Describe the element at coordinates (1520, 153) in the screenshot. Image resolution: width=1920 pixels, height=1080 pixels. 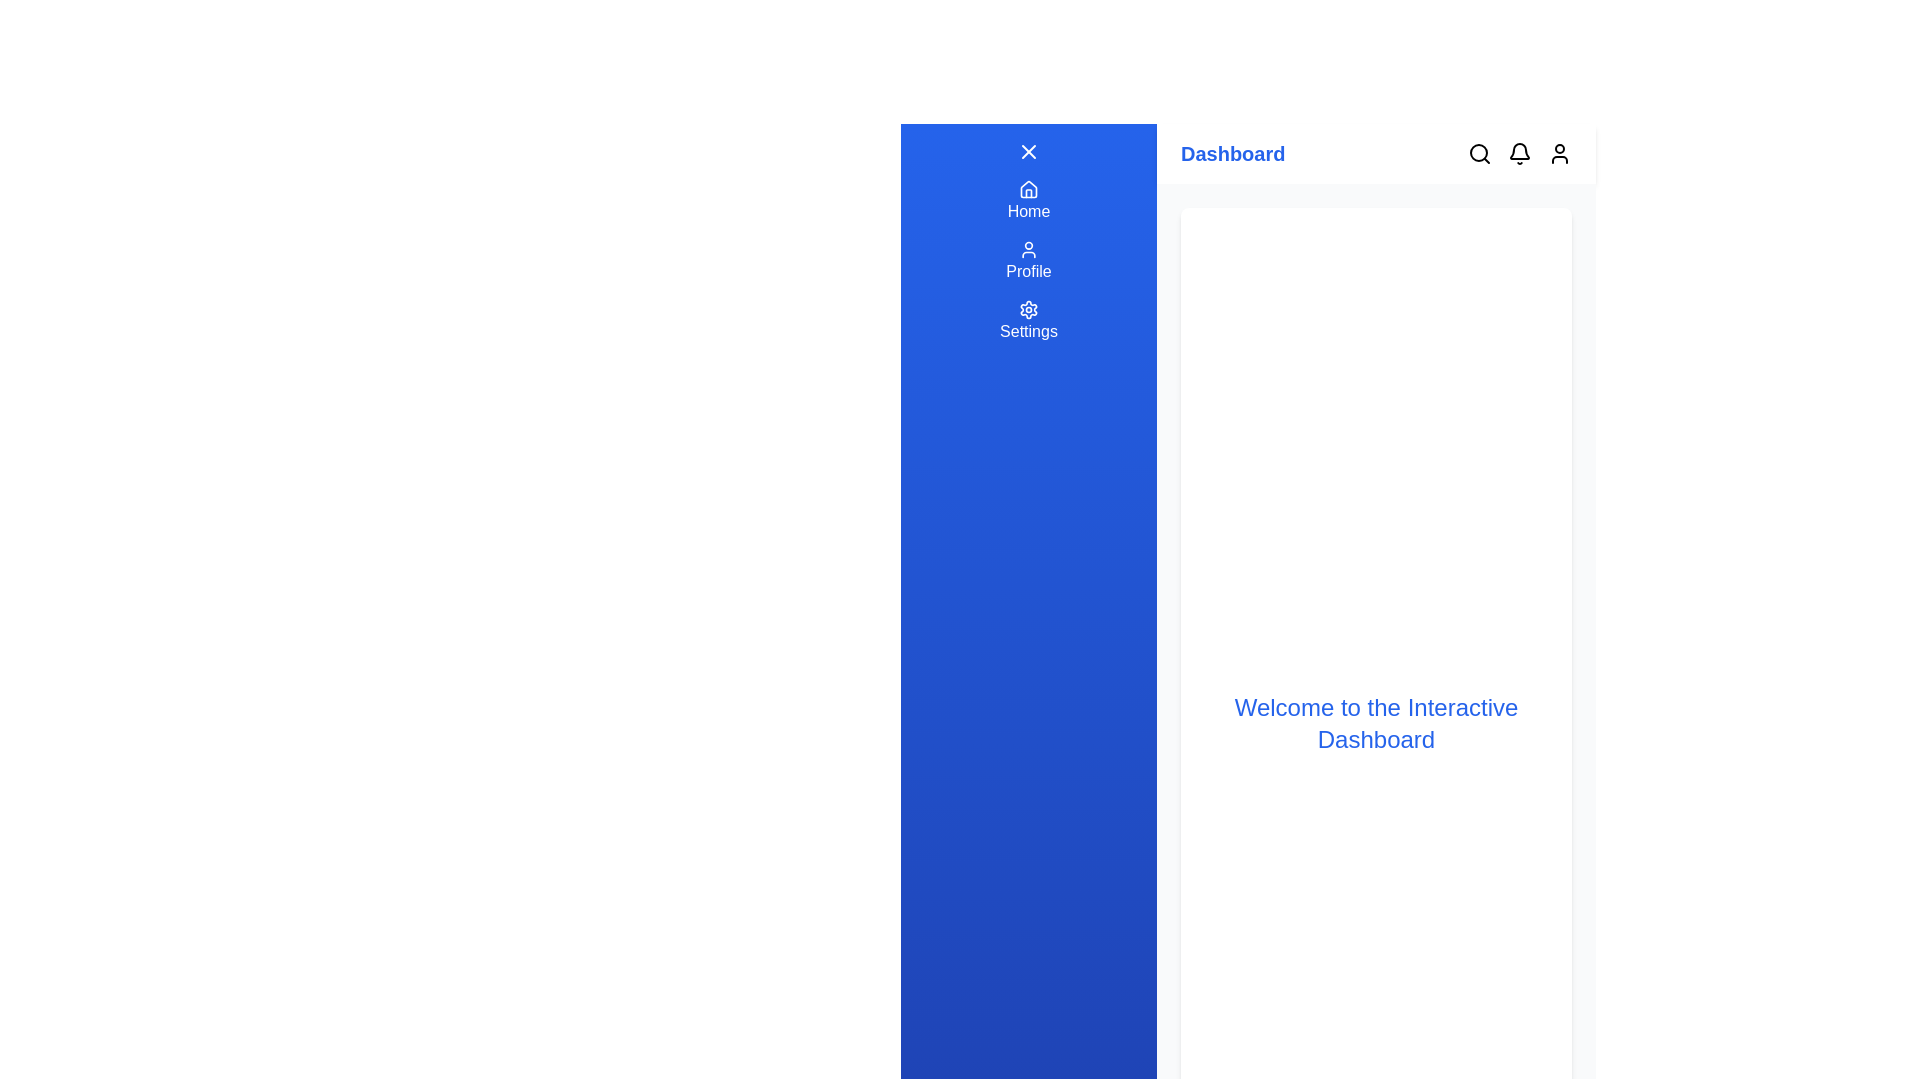
I see `the bell icon located in the upper right section of the user interface` at that location.